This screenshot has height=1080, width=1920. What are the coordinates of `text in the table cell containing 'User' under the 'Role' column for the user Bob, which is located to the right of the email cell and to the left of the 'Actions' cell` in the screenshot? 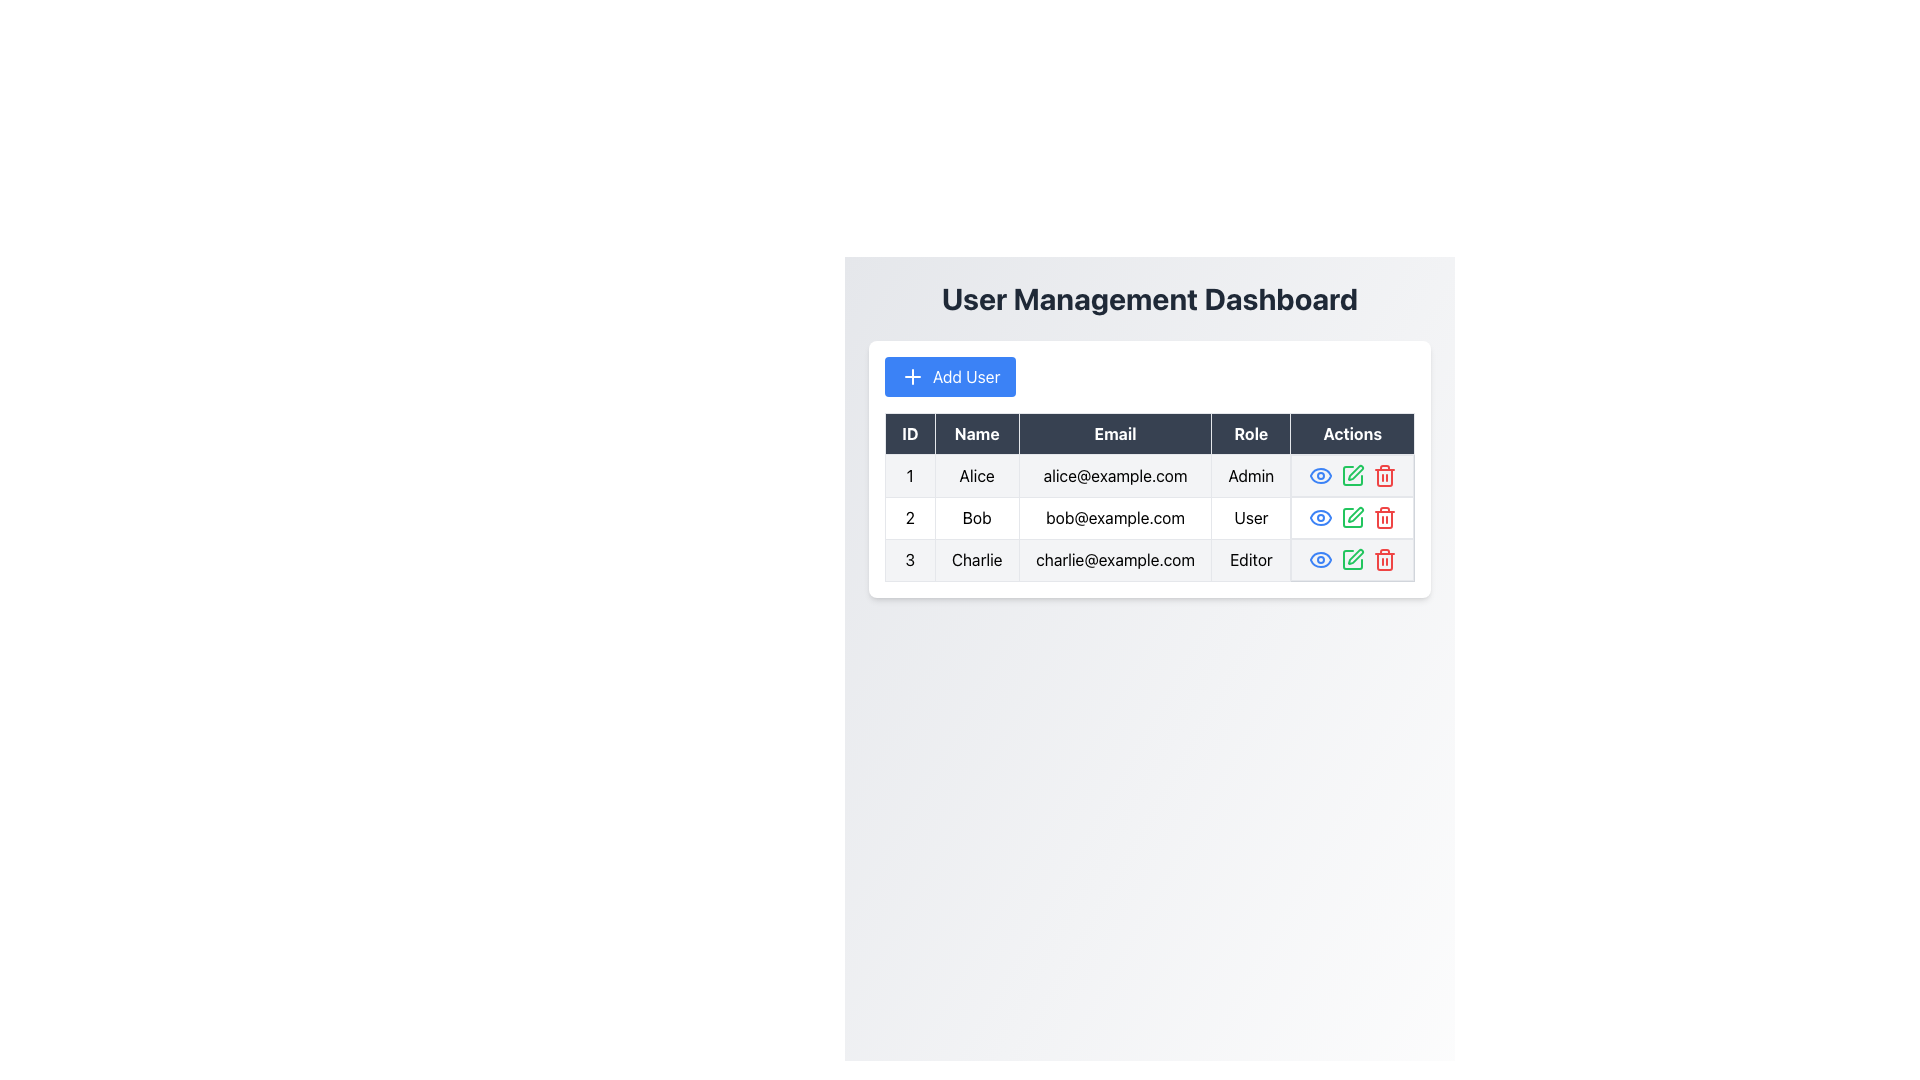 It's located at (1250, 516).